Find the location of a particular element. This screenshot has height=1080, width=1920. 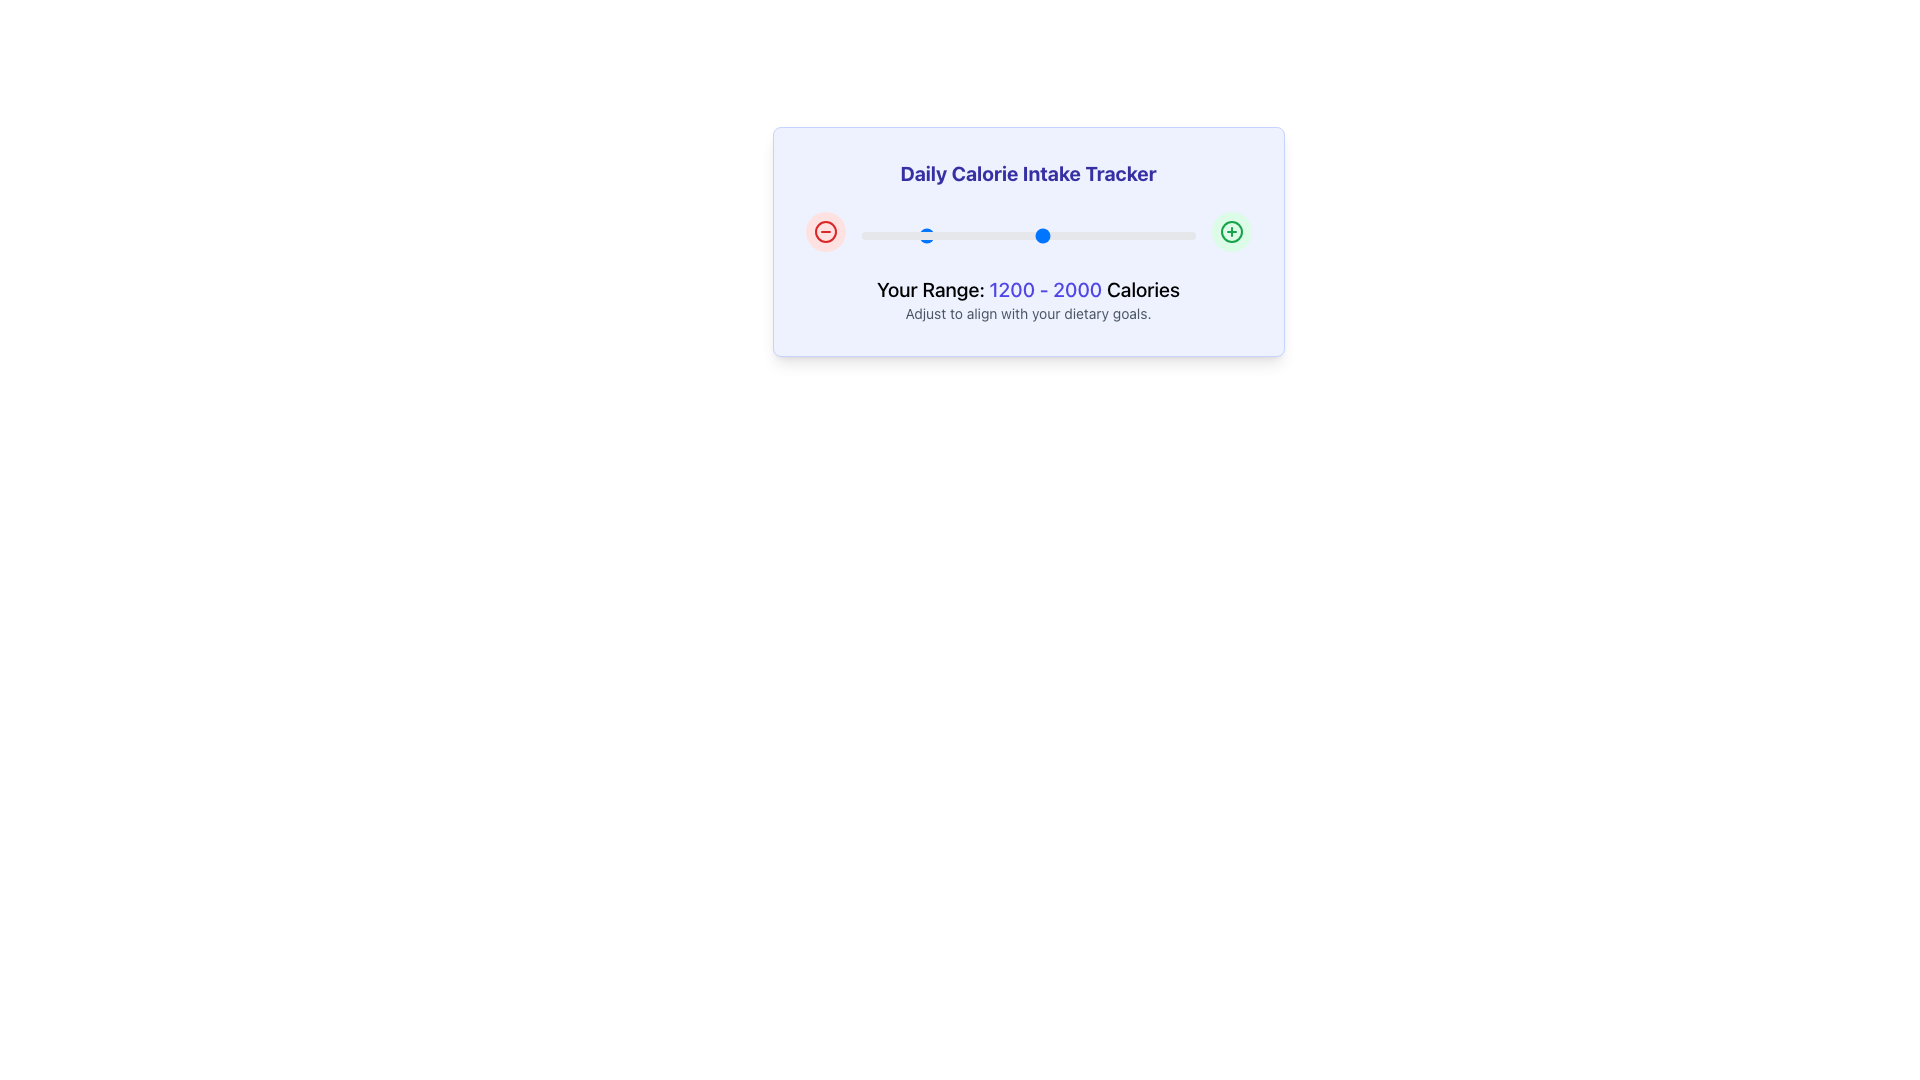

the calorie value is located at coordinates (917, 234).